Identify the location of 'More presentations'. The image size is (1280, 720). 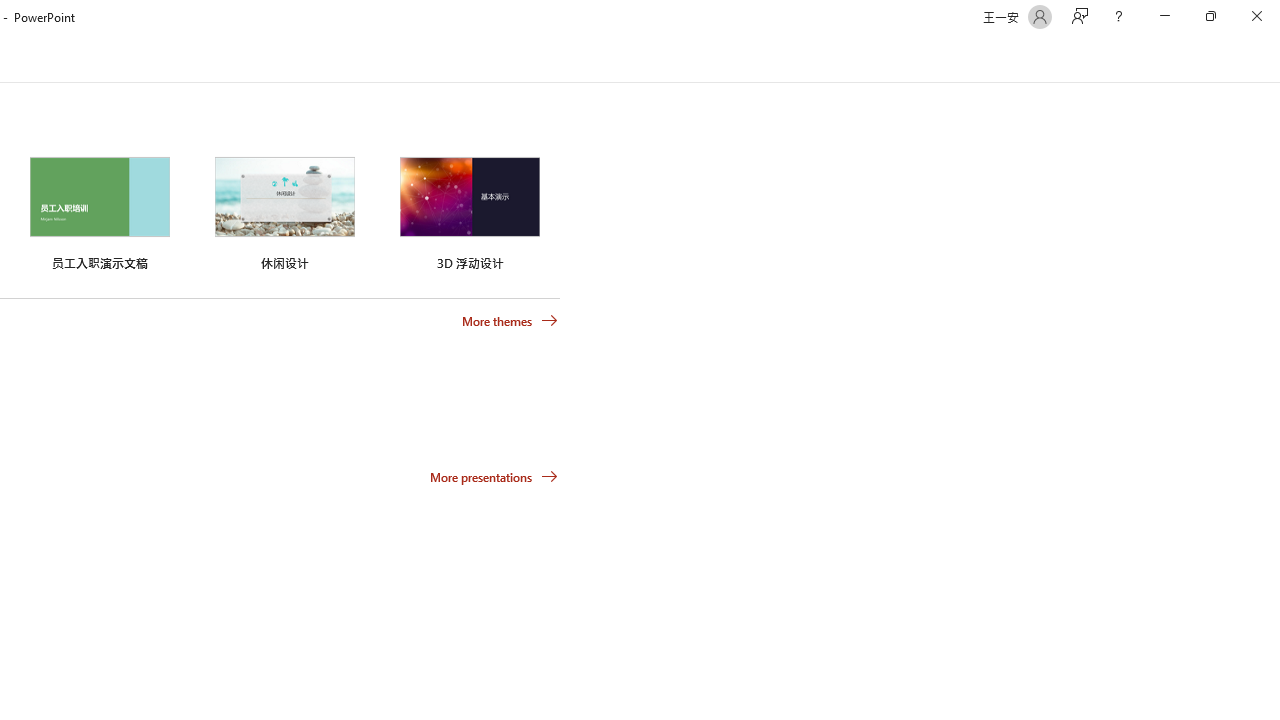
(494, 477).